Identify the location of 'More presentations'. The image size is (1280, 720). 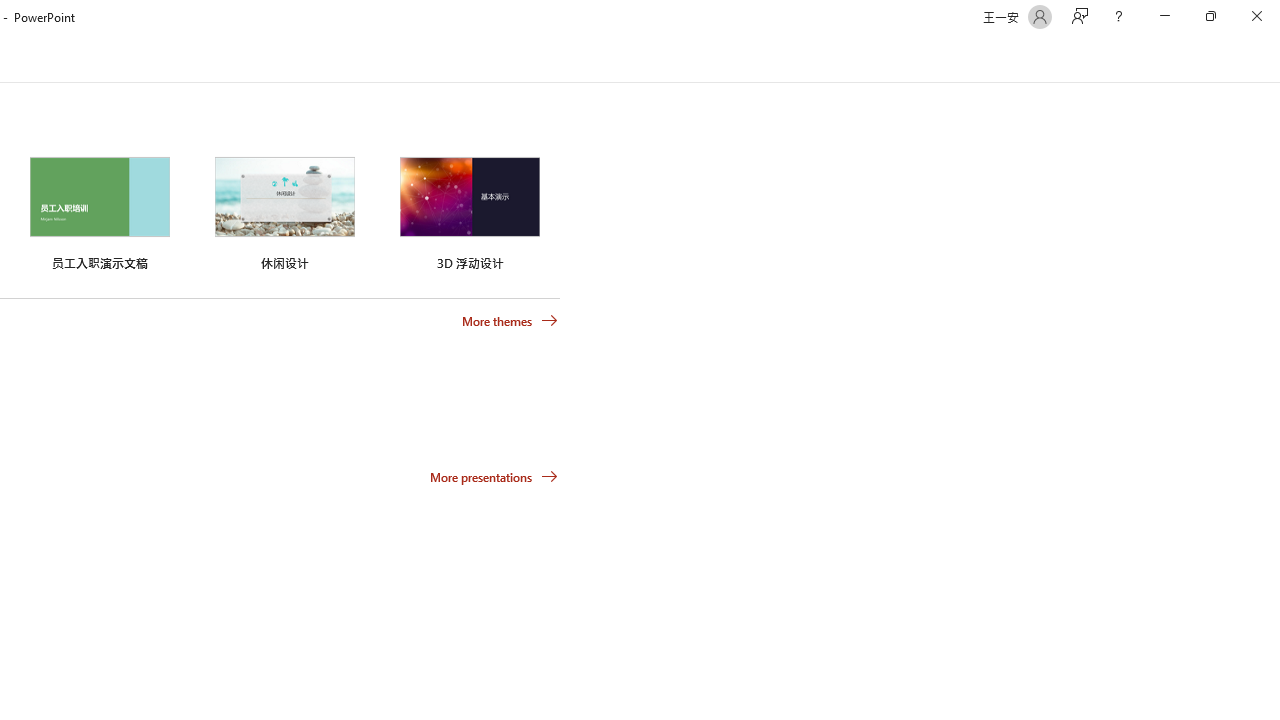
(494, 477).